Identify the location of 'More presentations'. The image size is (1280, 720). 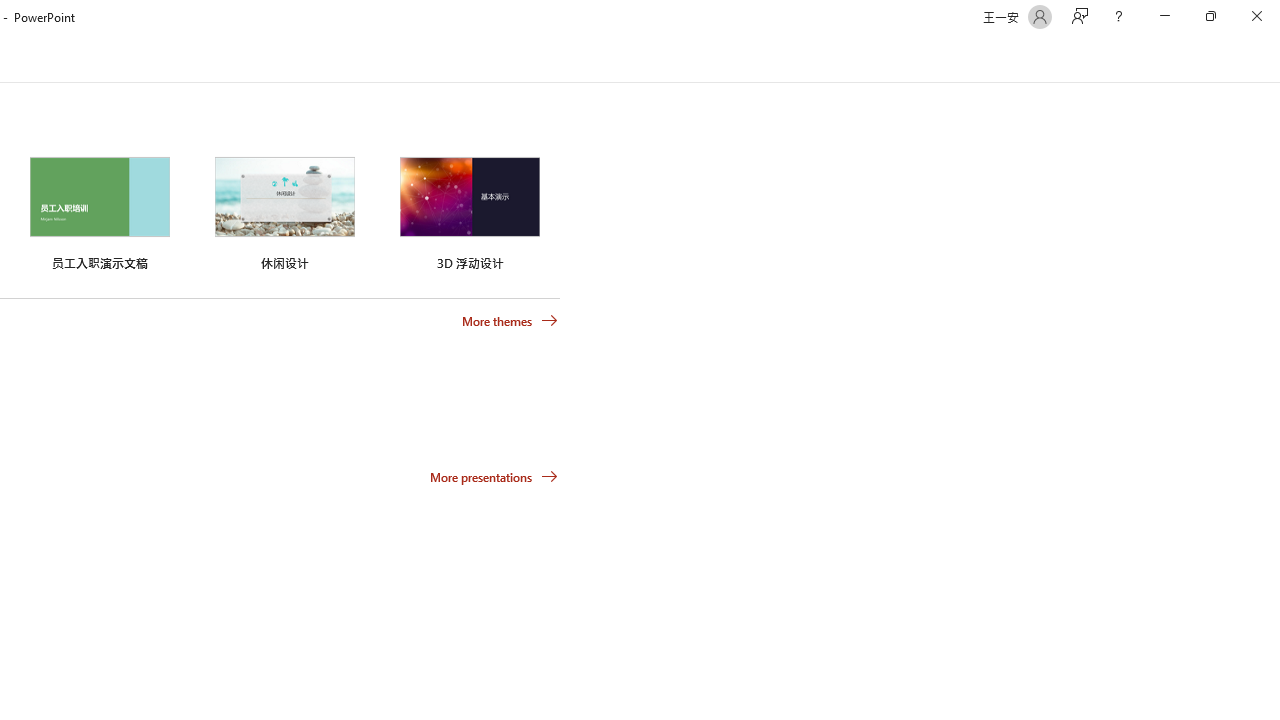
(494, 477).